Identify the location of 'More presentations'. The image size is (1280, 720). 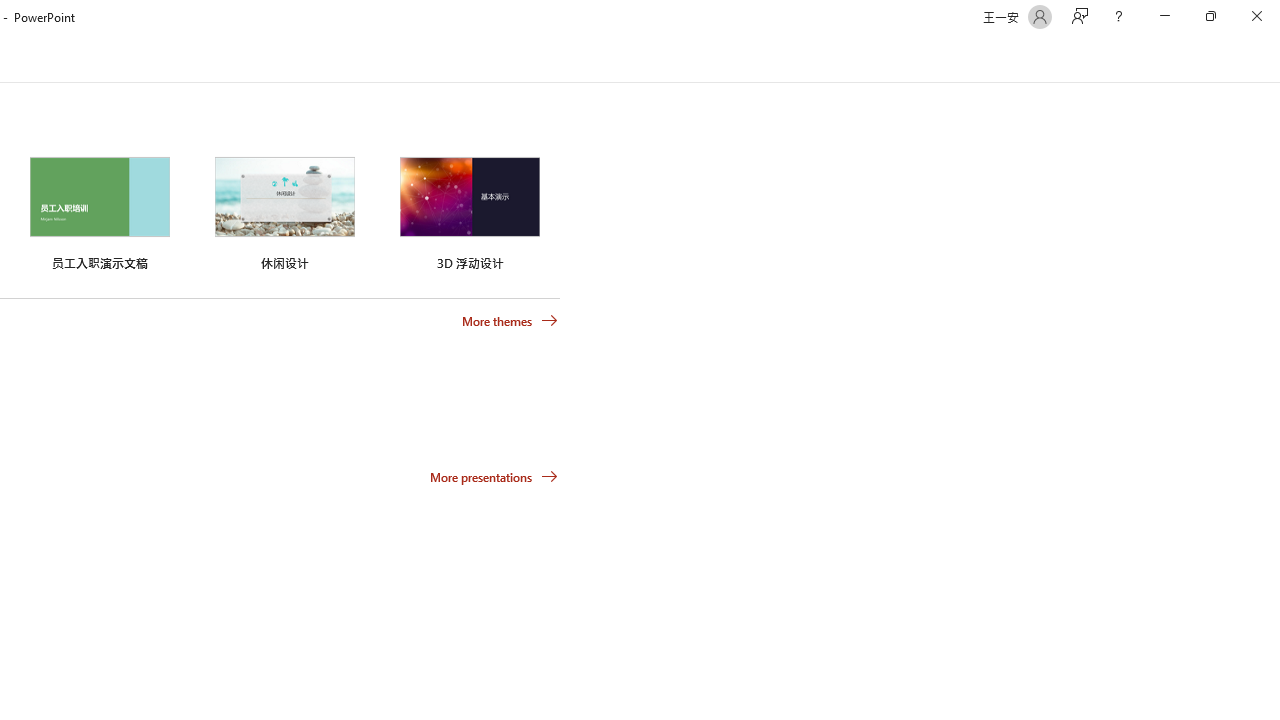
(494, 477).